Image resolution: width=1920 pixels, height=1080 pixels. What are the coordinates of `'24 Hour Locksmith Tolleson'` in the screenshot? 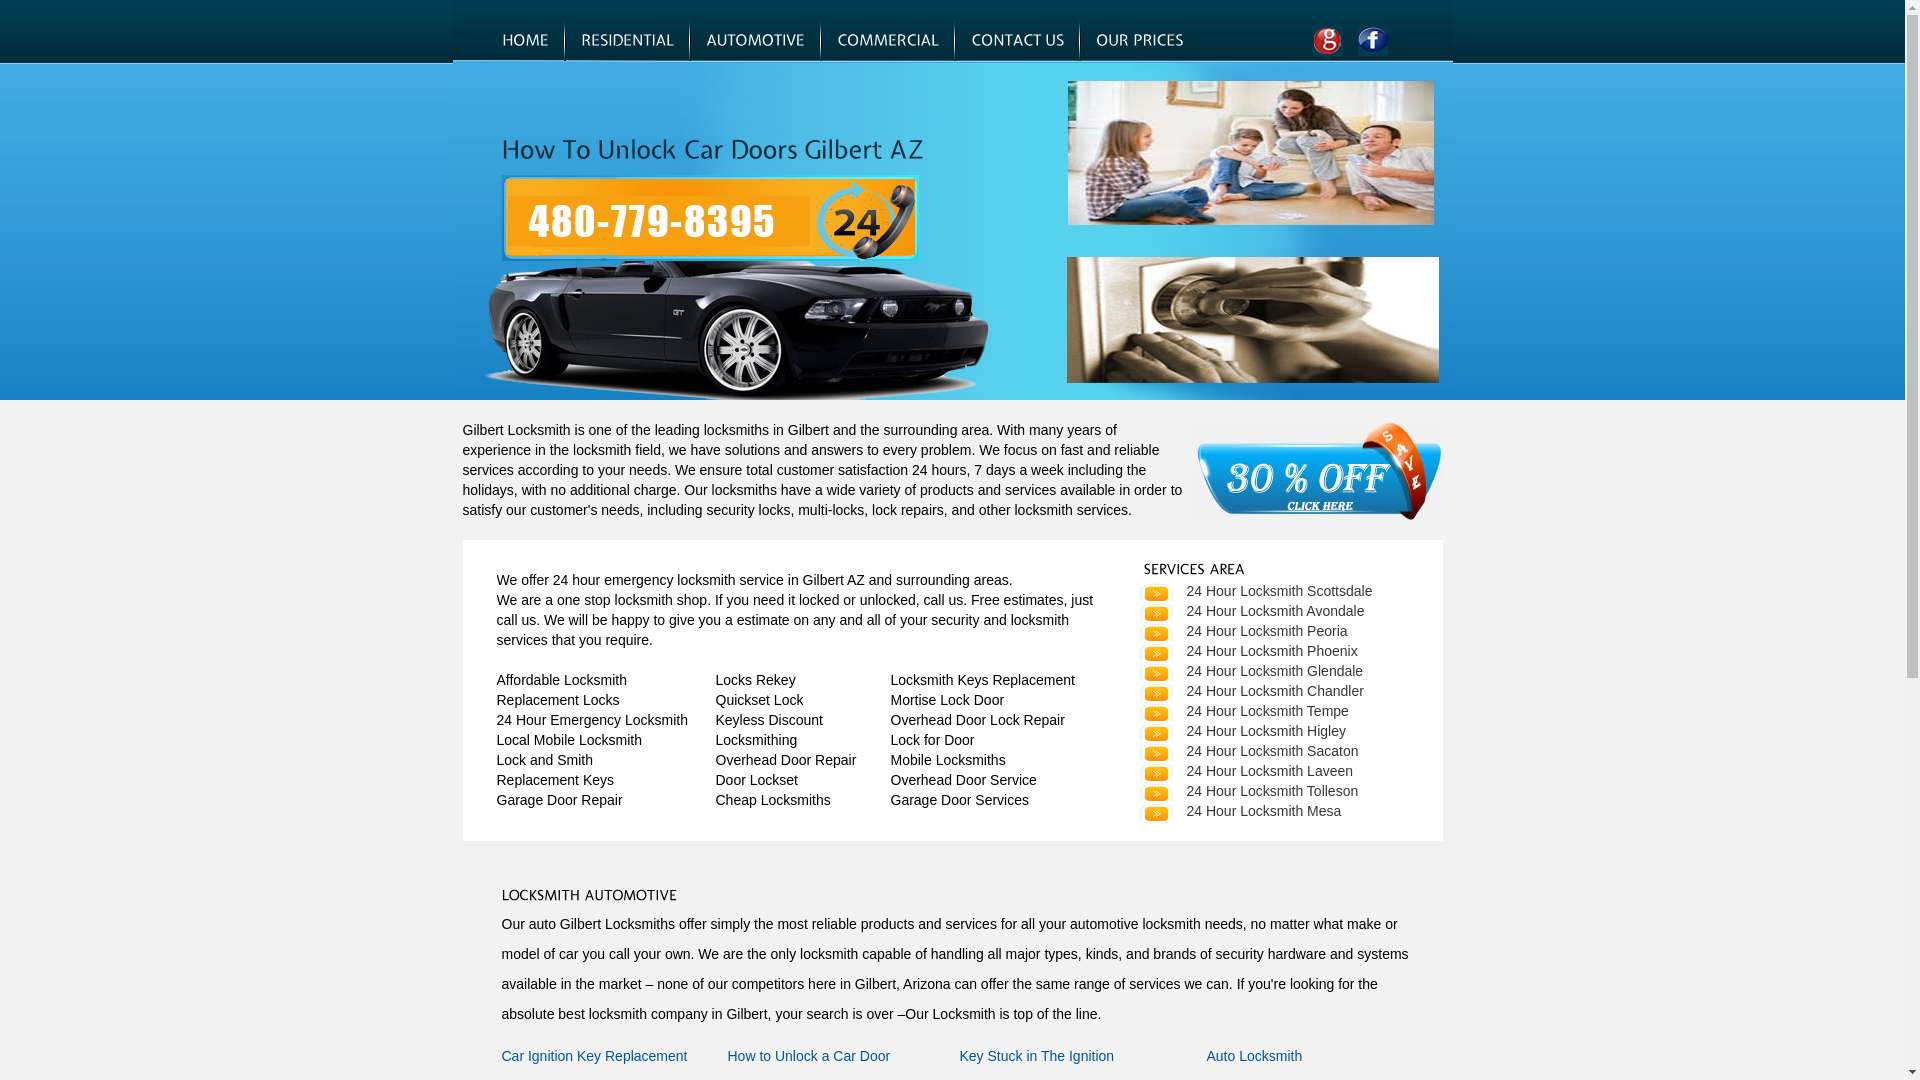 It's located at (1247, 789).